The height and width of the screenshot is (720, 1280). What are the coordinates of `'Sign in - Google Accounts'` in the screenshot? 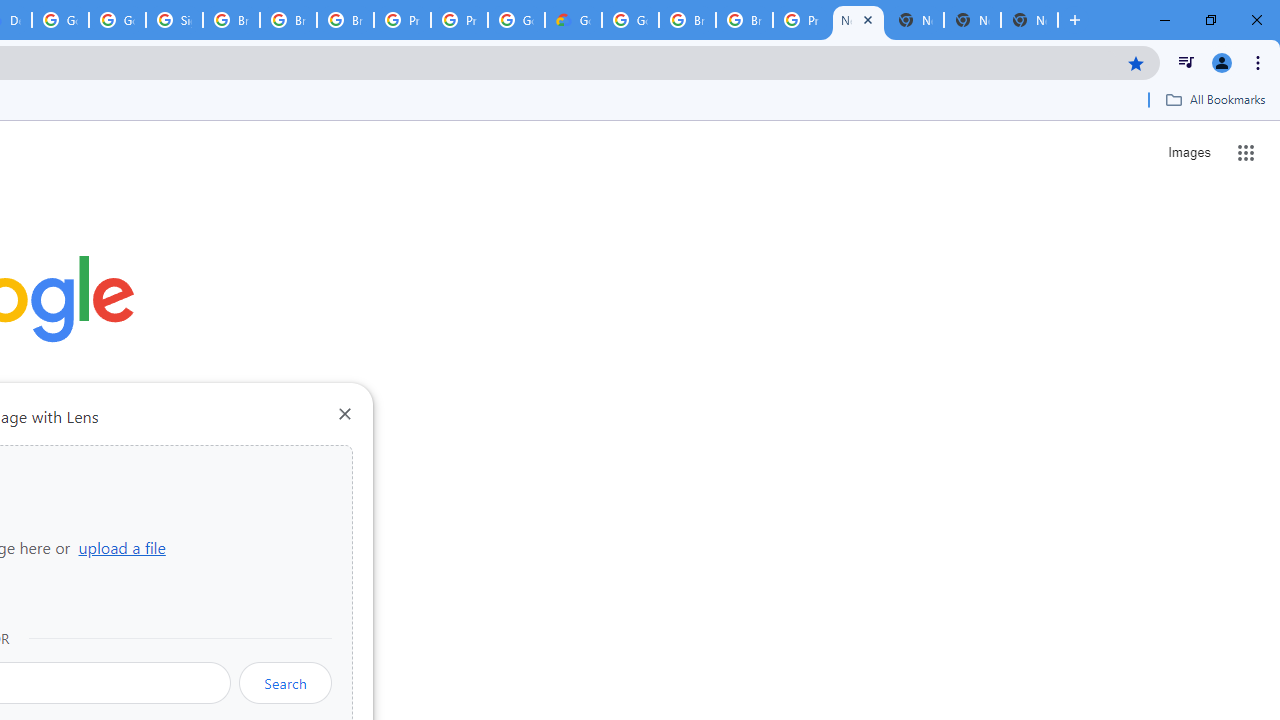 It's located at (174, 20).